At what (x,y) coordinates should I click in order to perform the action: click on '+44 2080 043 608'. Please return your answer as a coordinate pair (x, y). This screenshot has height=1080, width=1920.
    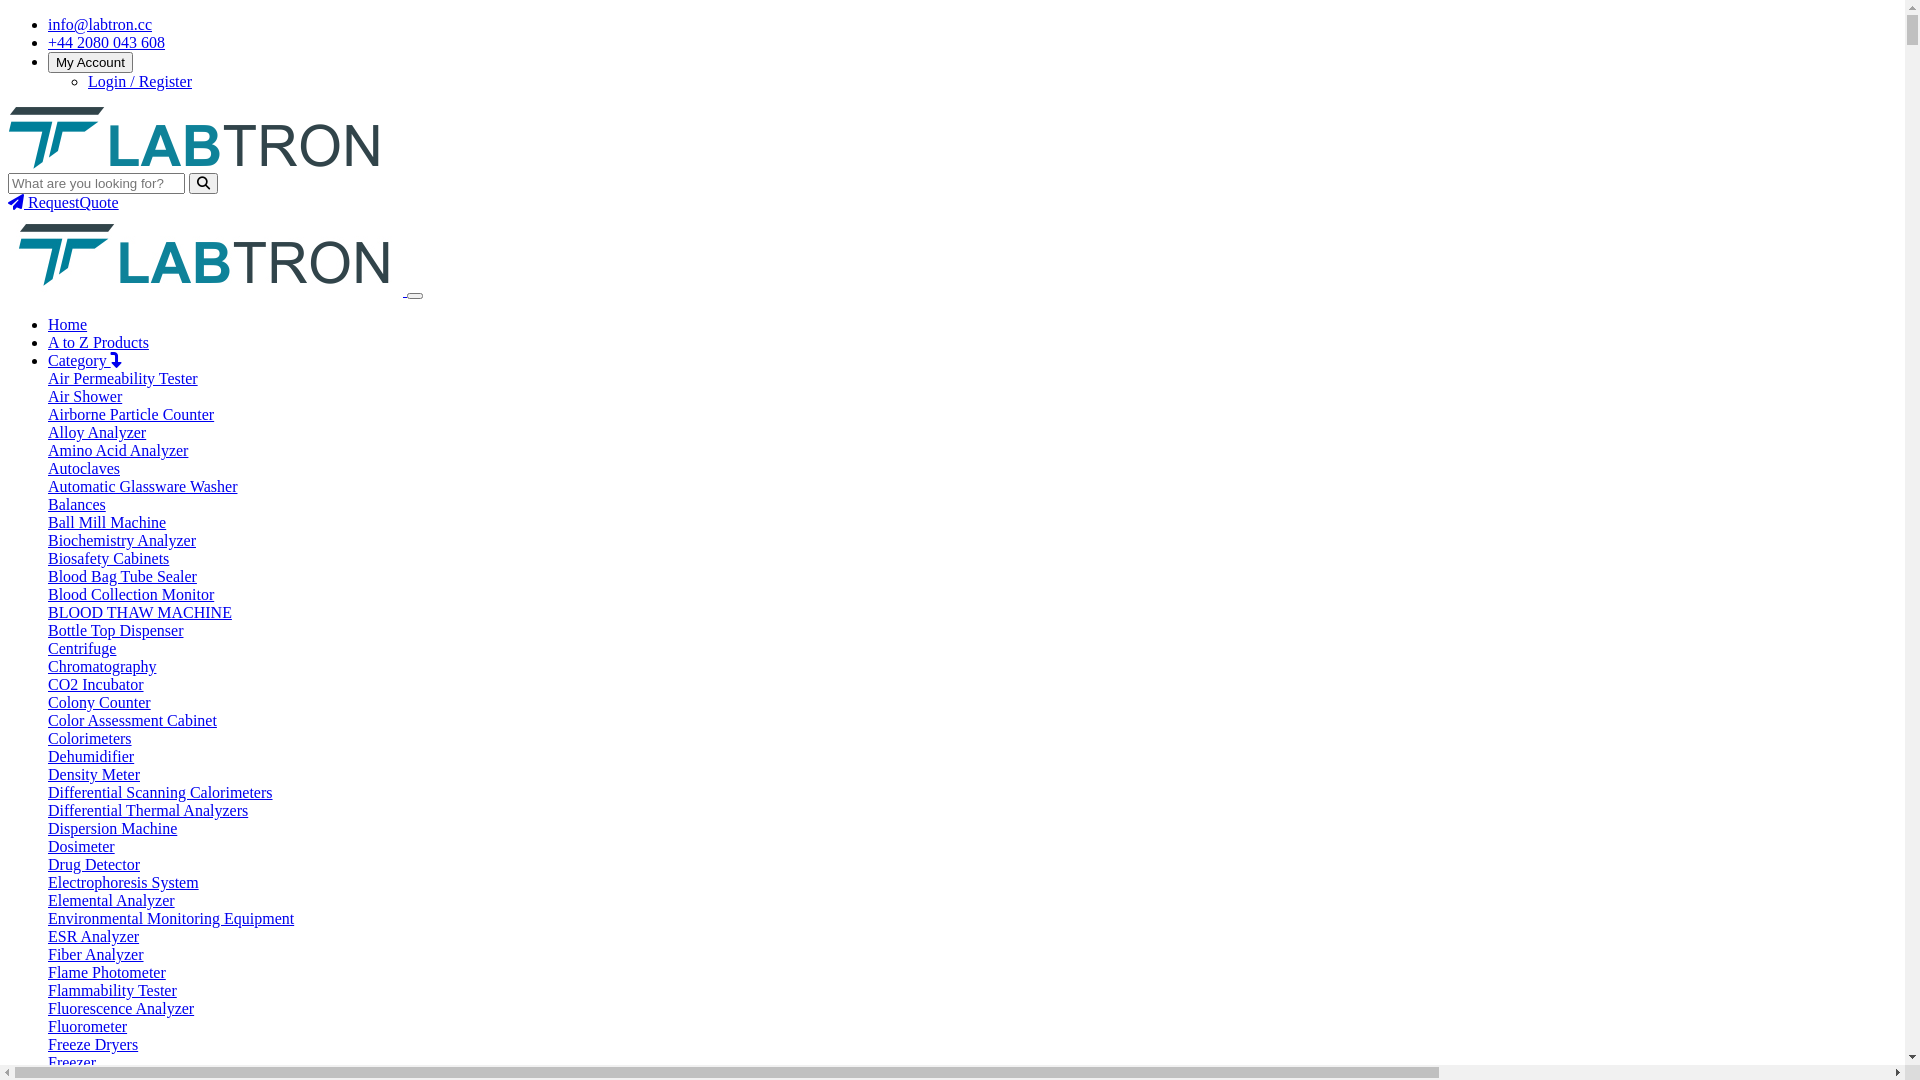
    Looking at the image, I should click on (48, 42).